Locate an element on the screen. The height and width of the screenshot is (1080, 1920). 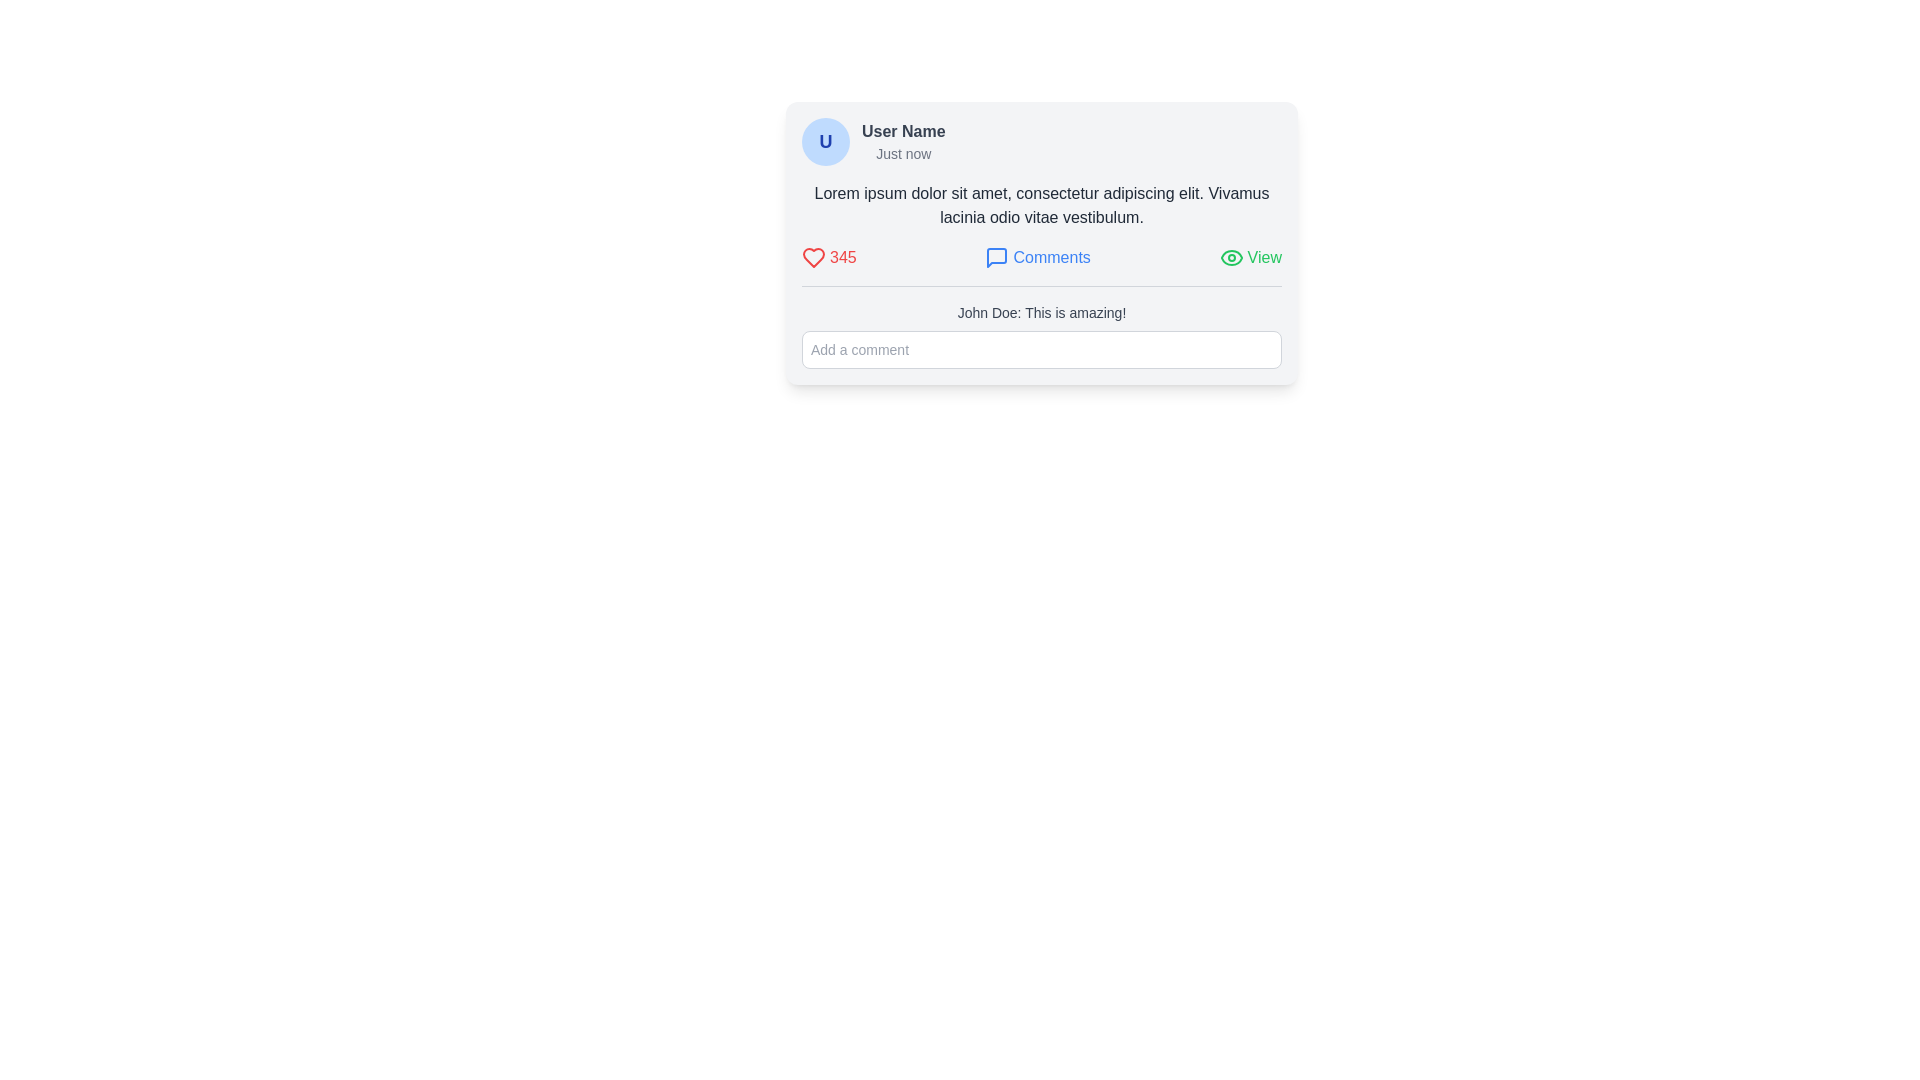
the paragraph of text styled in gray font that reads 'Lorem ipsum dolor sit amet, consectetur adipiscing elit. Vivamus lacinia odio vitae vestibulum.' located on a white card-like background is located at coordinates (1040, 205).